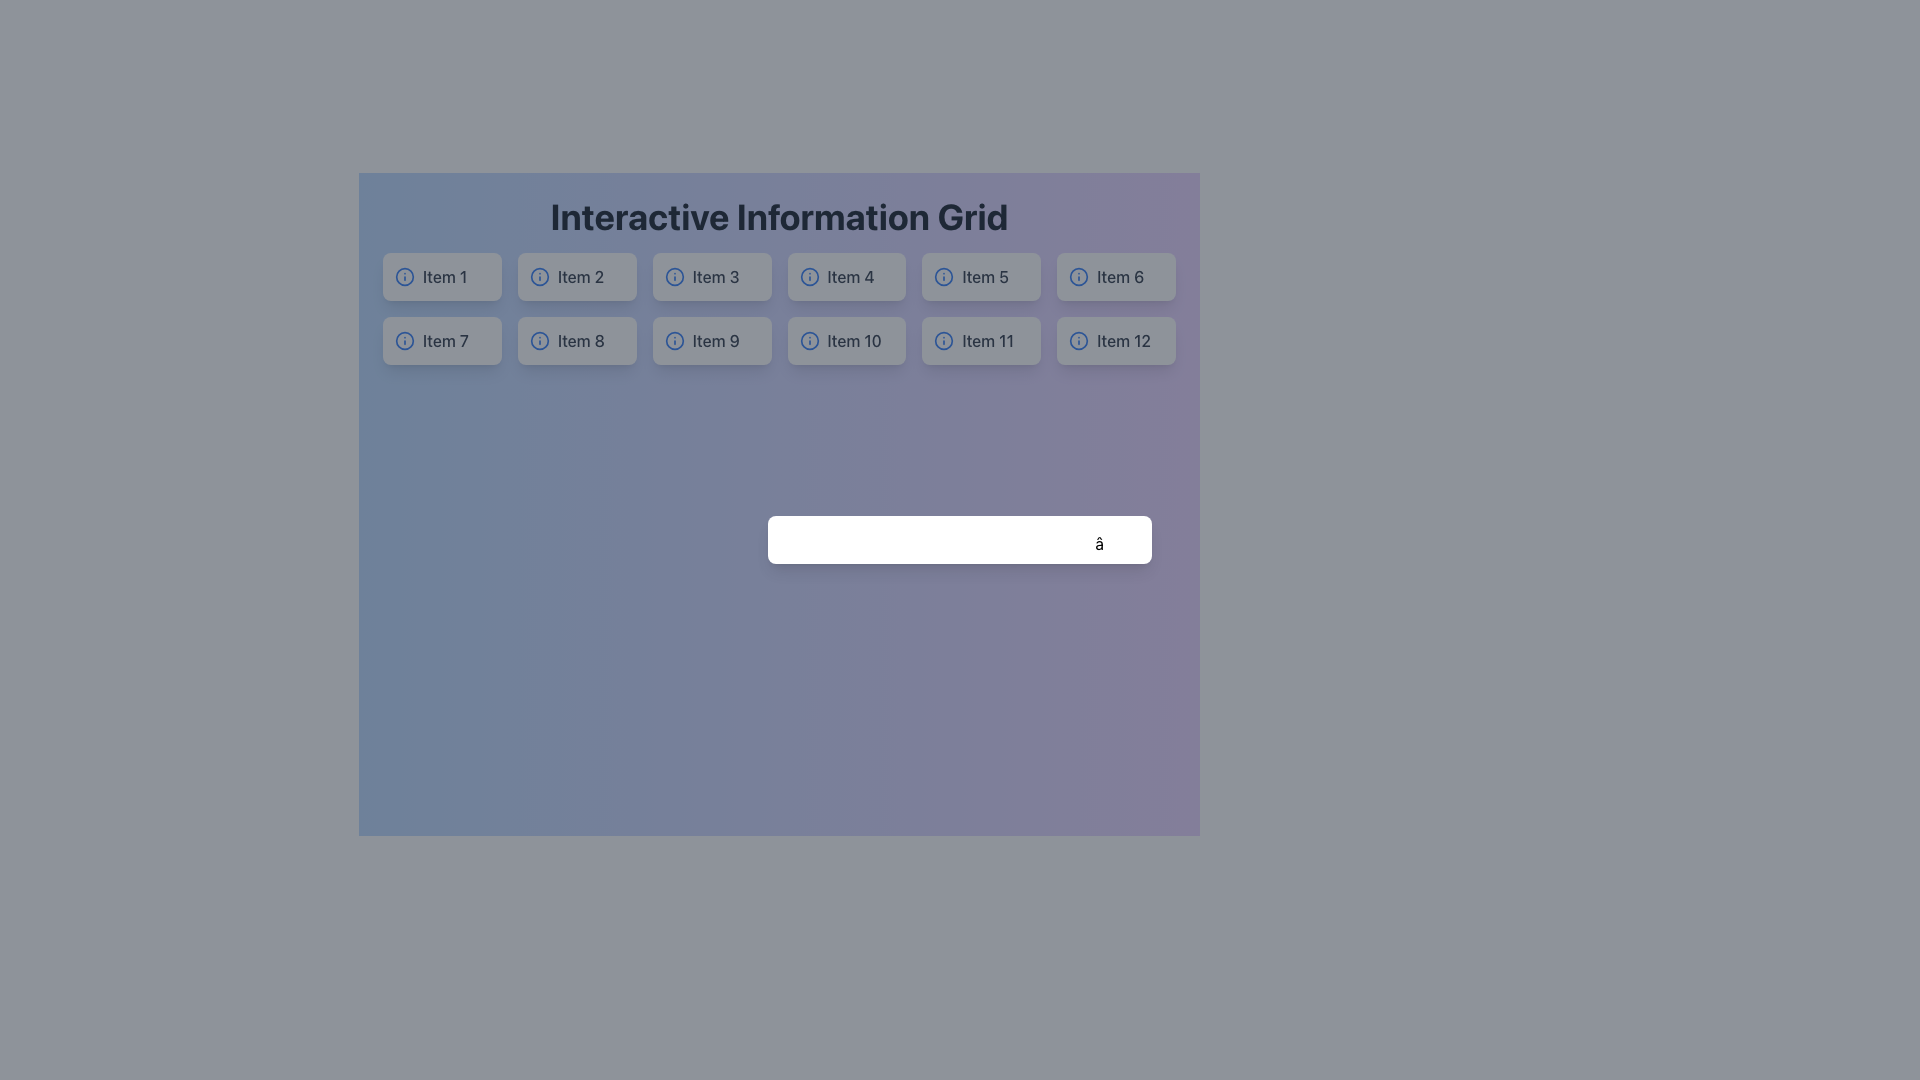 The width and height of the screenshot is (1920, 1080). Describe the element at coordinates (580, 339) in the screenshot. I see `the text label for the eighth interactive item in the 3x4 grid layout, located in the second row and second column, to the right of the information icon` at that location.